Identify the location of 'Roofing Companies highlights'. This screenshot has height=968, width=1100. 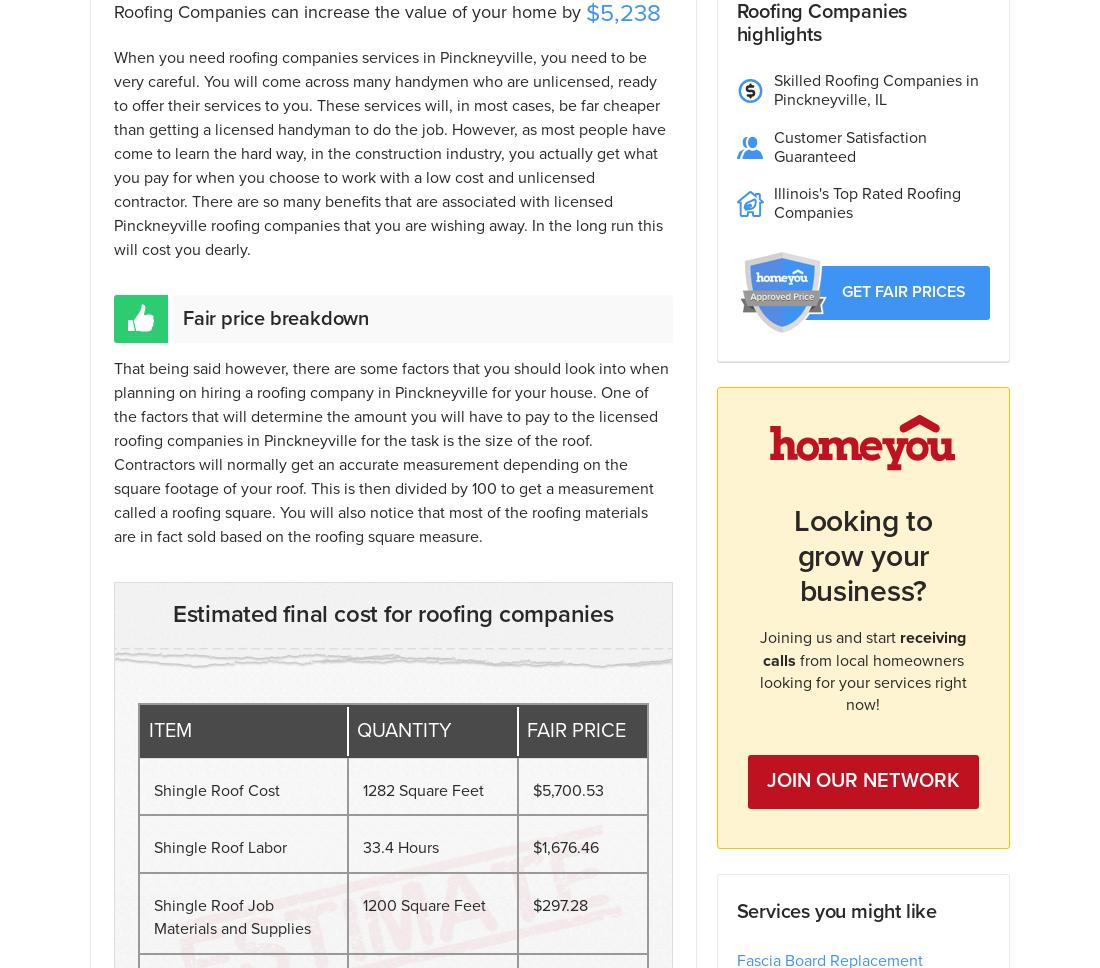
(821, 23).